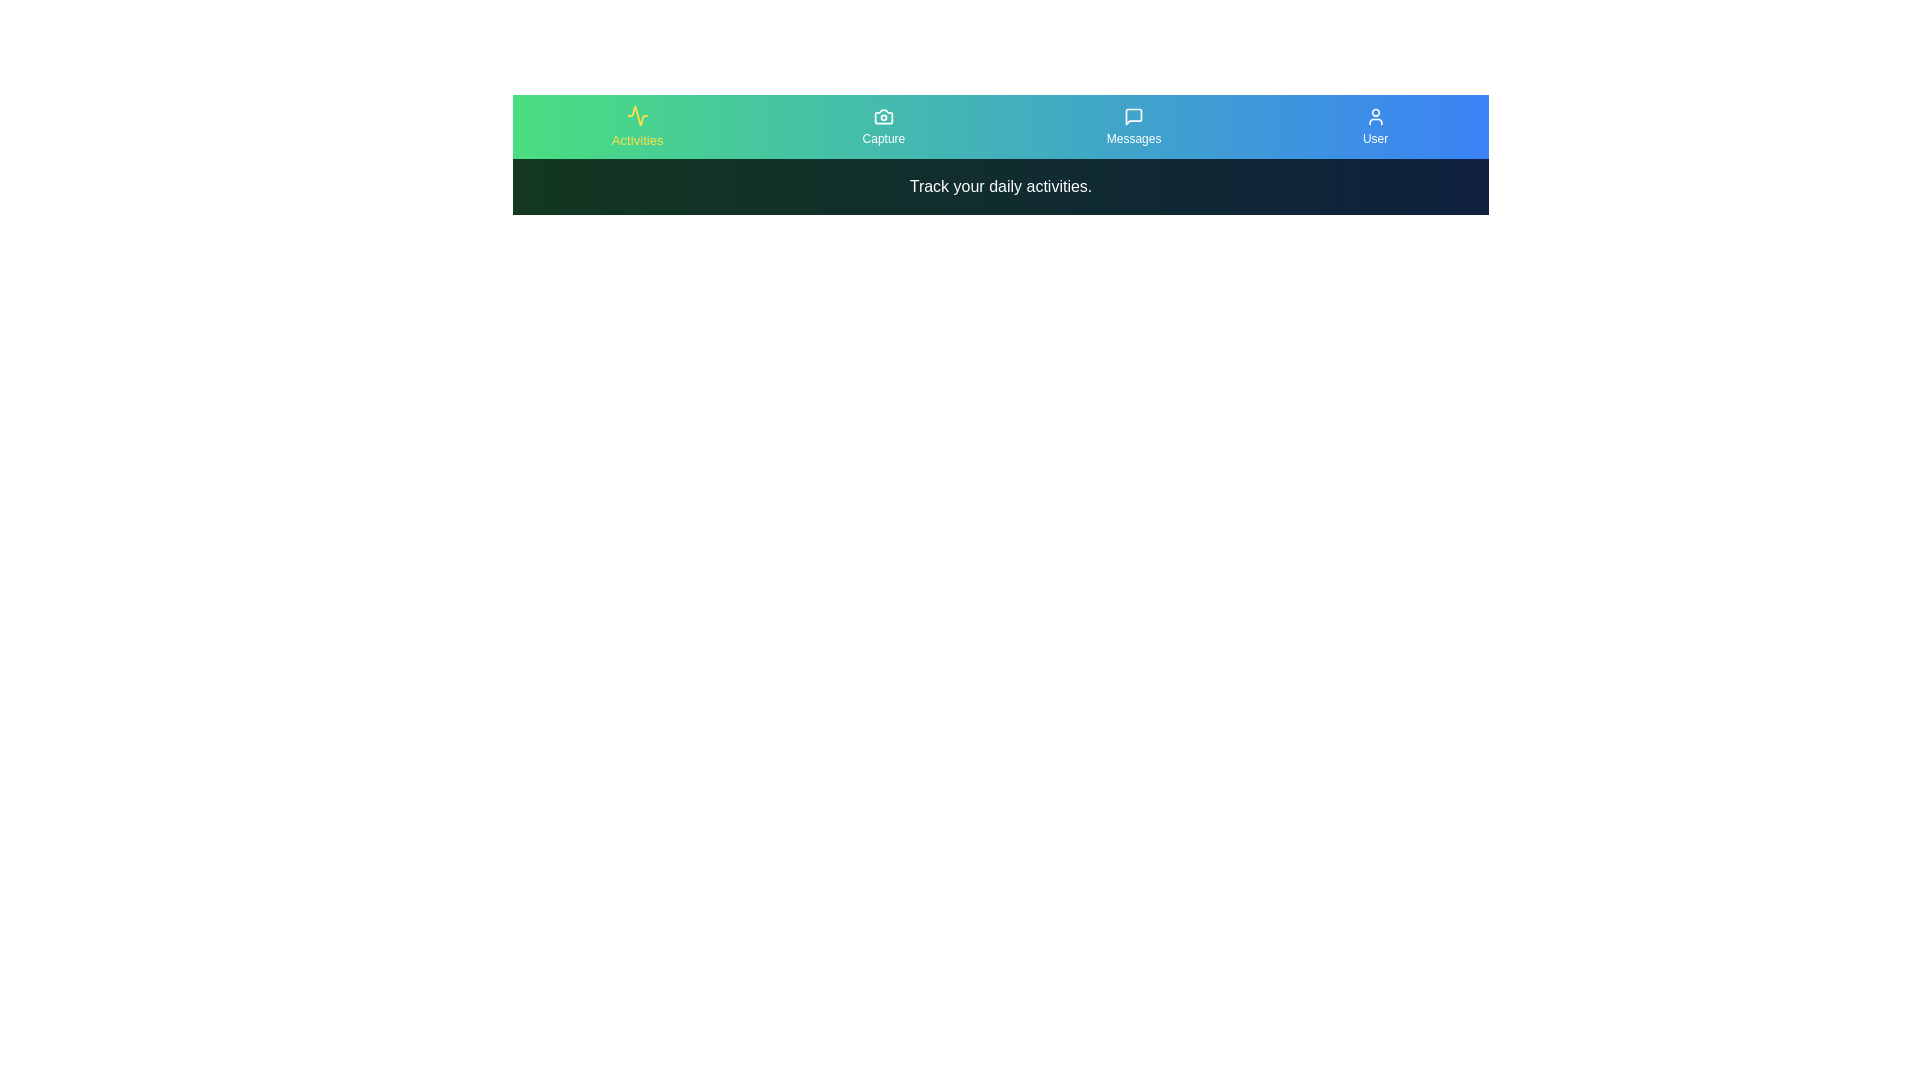  What do you see at coordinates (636, 127) in the screenshot?
I see `the tab labeled Activities to activate it` at bounding box center [636, 127].